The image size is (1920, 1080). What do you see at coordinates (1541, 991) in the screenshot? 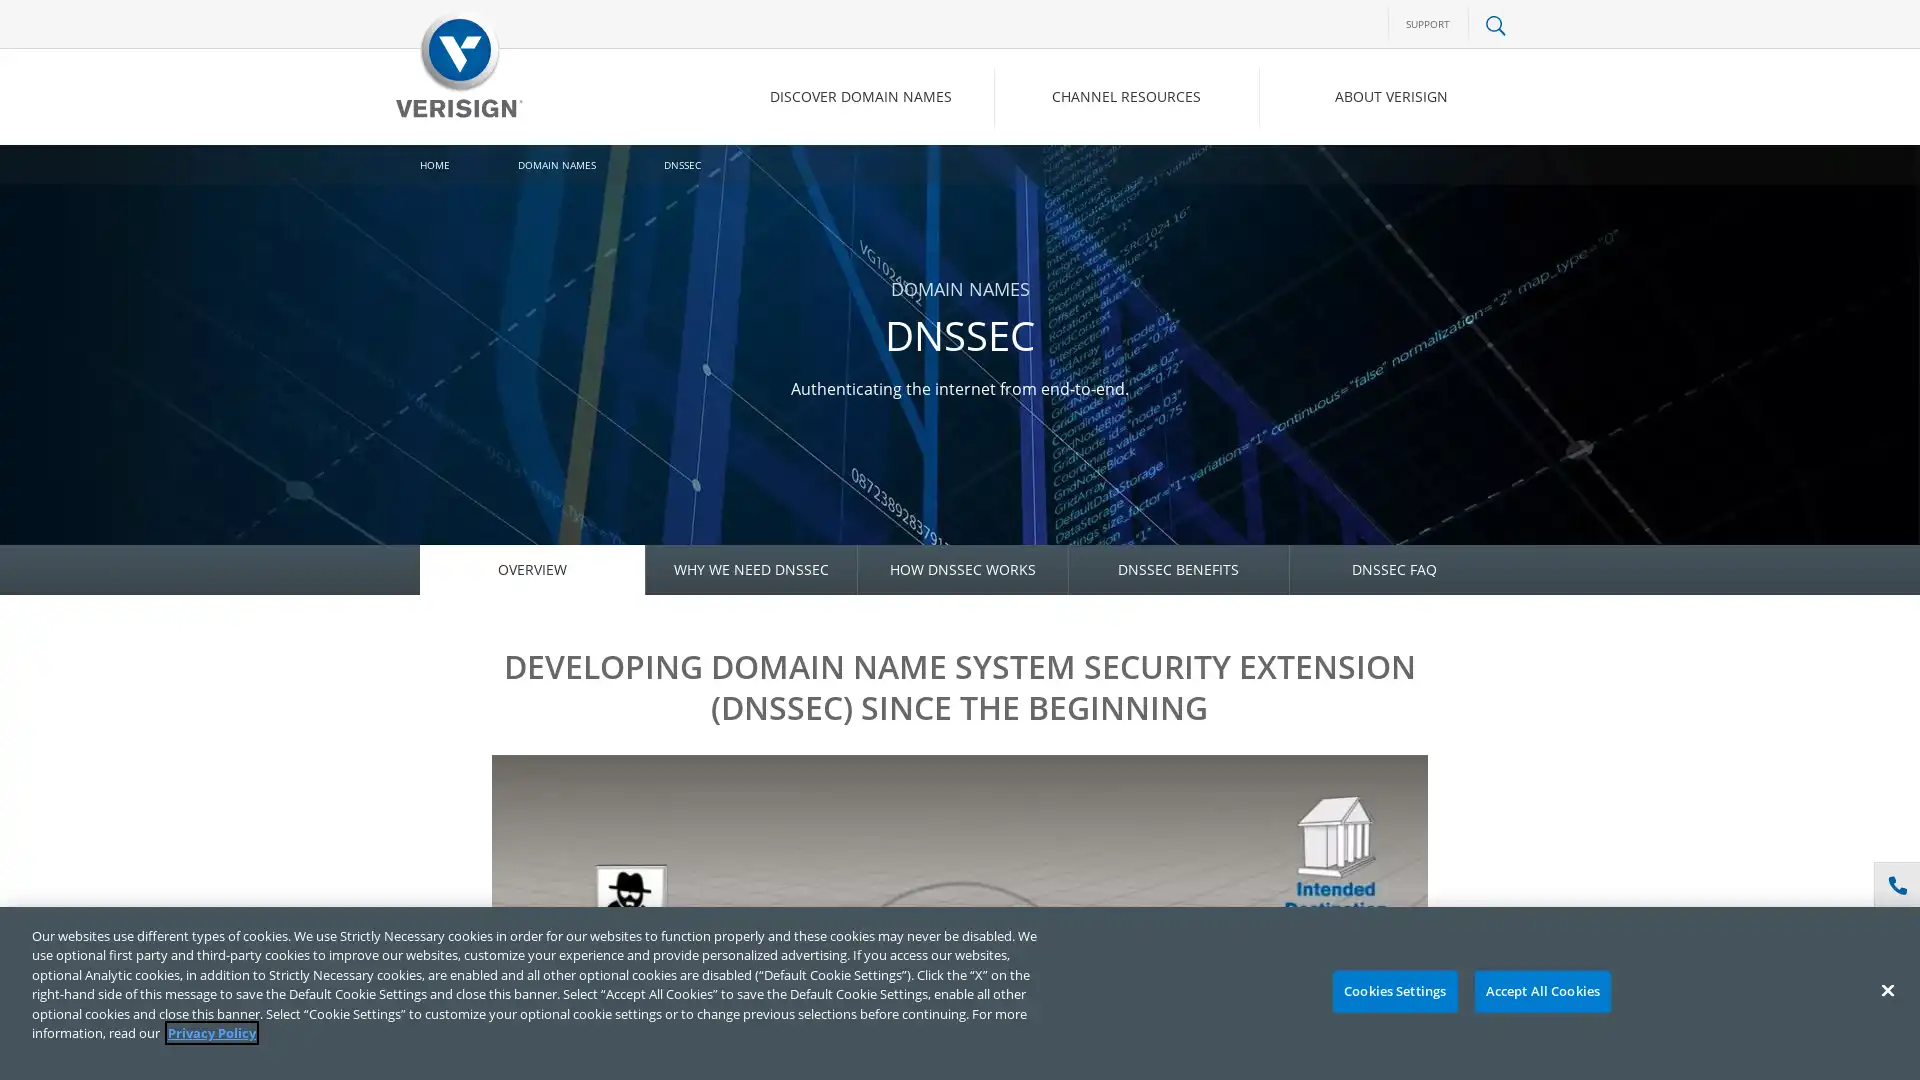
I see `Accept All Cookies` at bounding box center [1541, 991].